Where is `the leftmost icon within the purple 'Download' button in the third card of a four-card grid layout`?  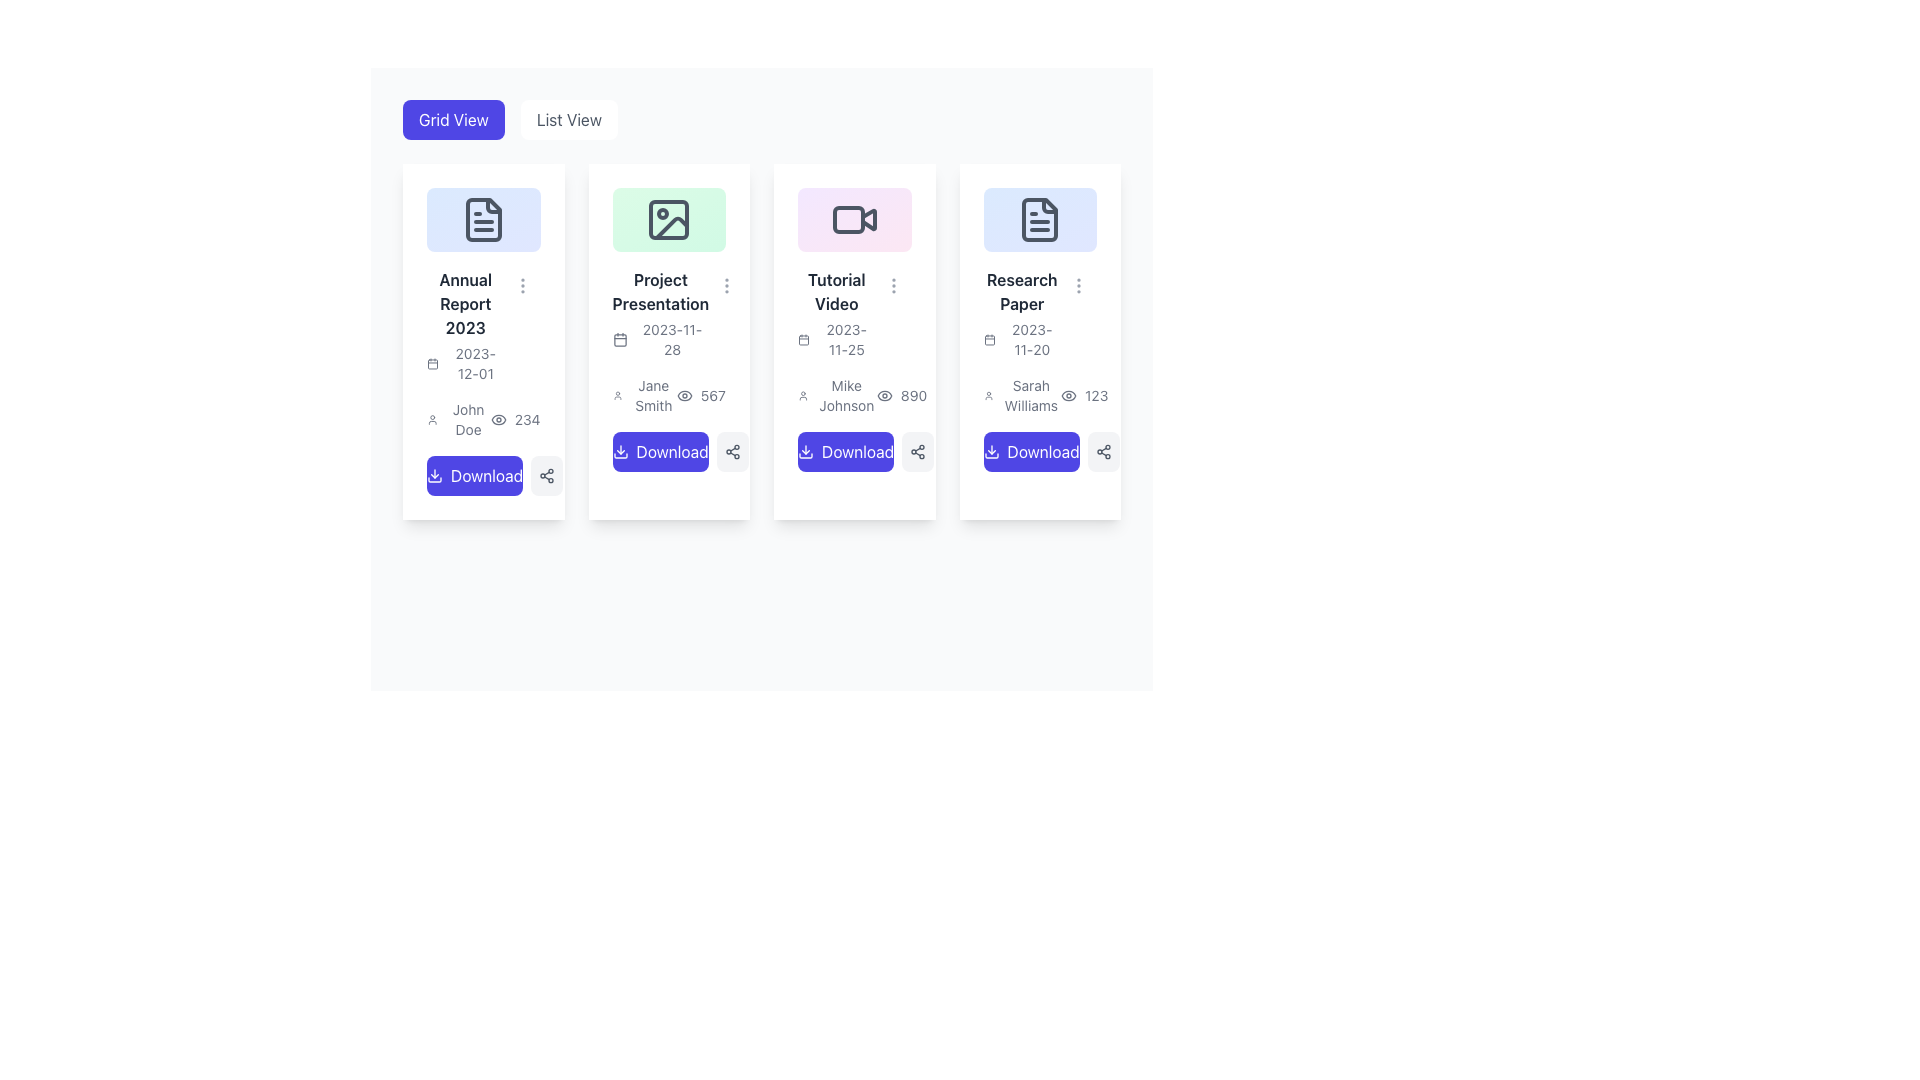
the leftmost icon within the purple 'Download' button in the third card of a four-card grid layout is located at coordinates (806, 451).